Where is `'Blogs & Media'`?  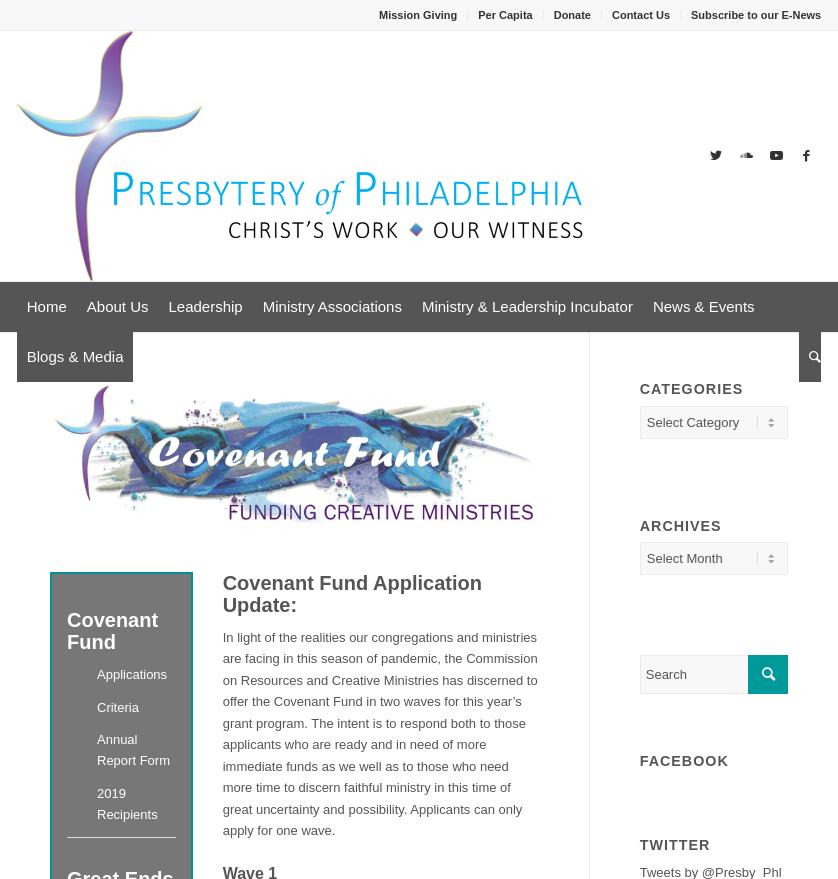 'Blogs & Media' is located at coordinates (74, 355).